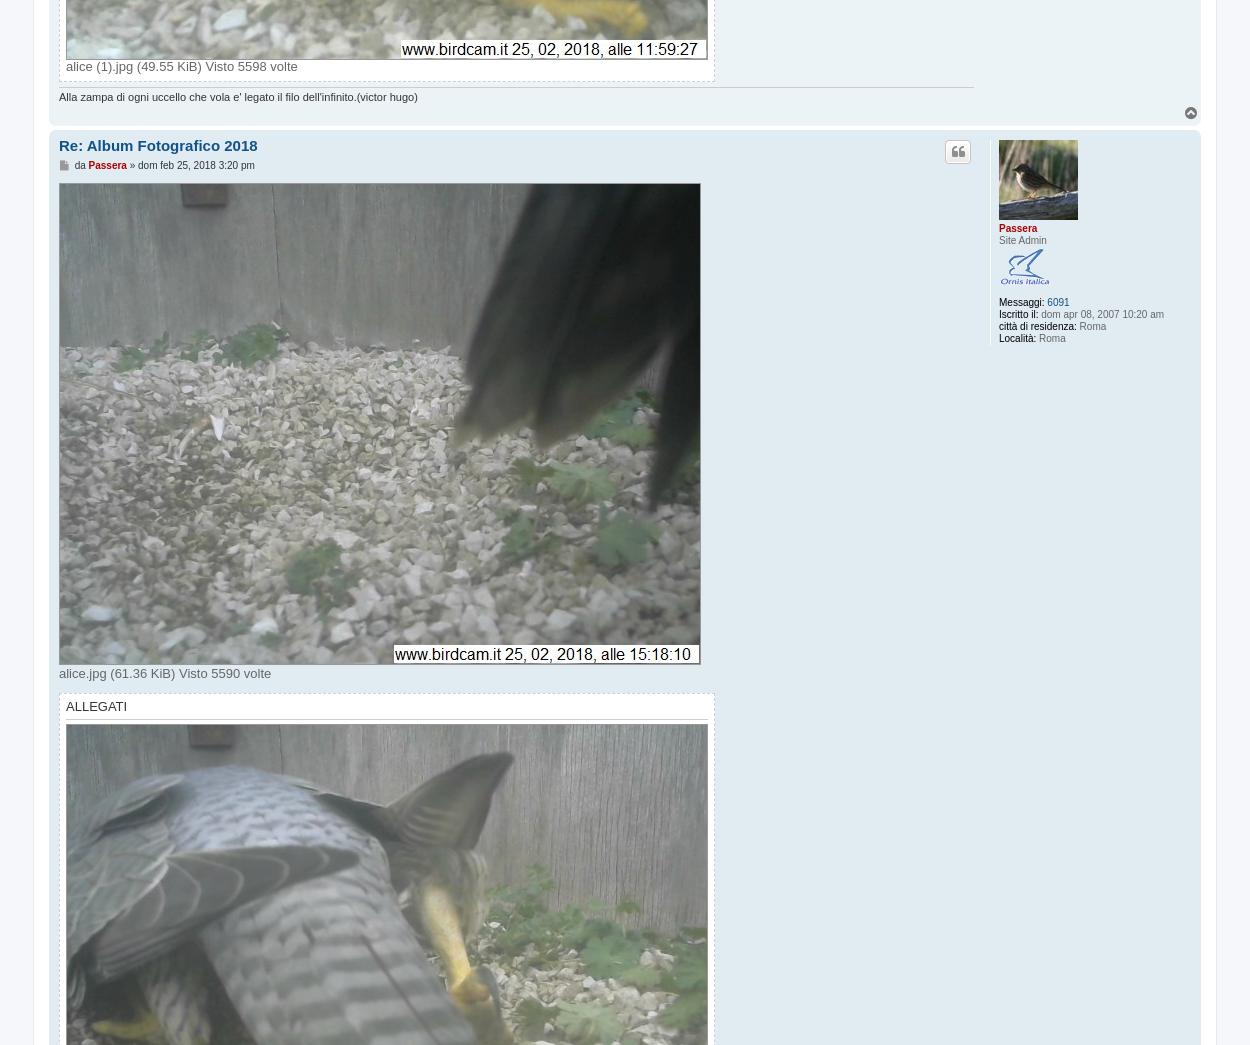  I want to click on 'Re: Album Fotografico 2018', so click(158, 143).